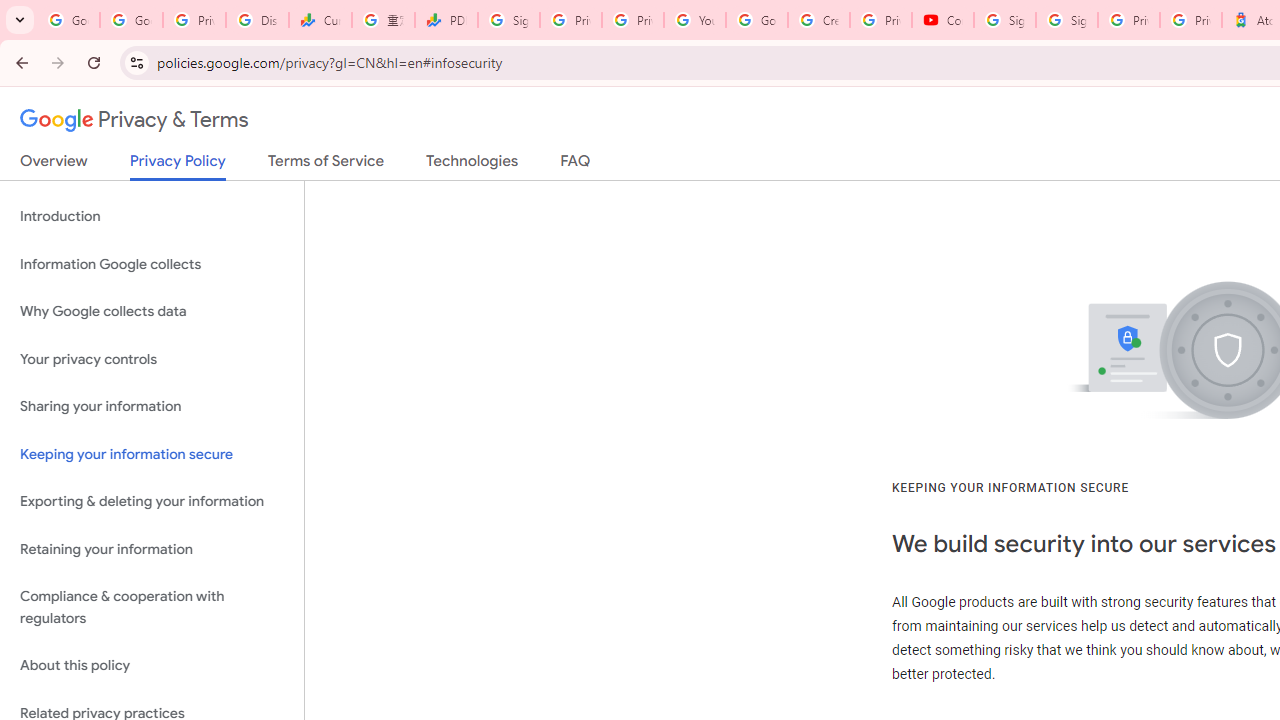 The image size is (1280, 720). I want to click on 'Sign in - Google Accounts', so click(1004, 20).